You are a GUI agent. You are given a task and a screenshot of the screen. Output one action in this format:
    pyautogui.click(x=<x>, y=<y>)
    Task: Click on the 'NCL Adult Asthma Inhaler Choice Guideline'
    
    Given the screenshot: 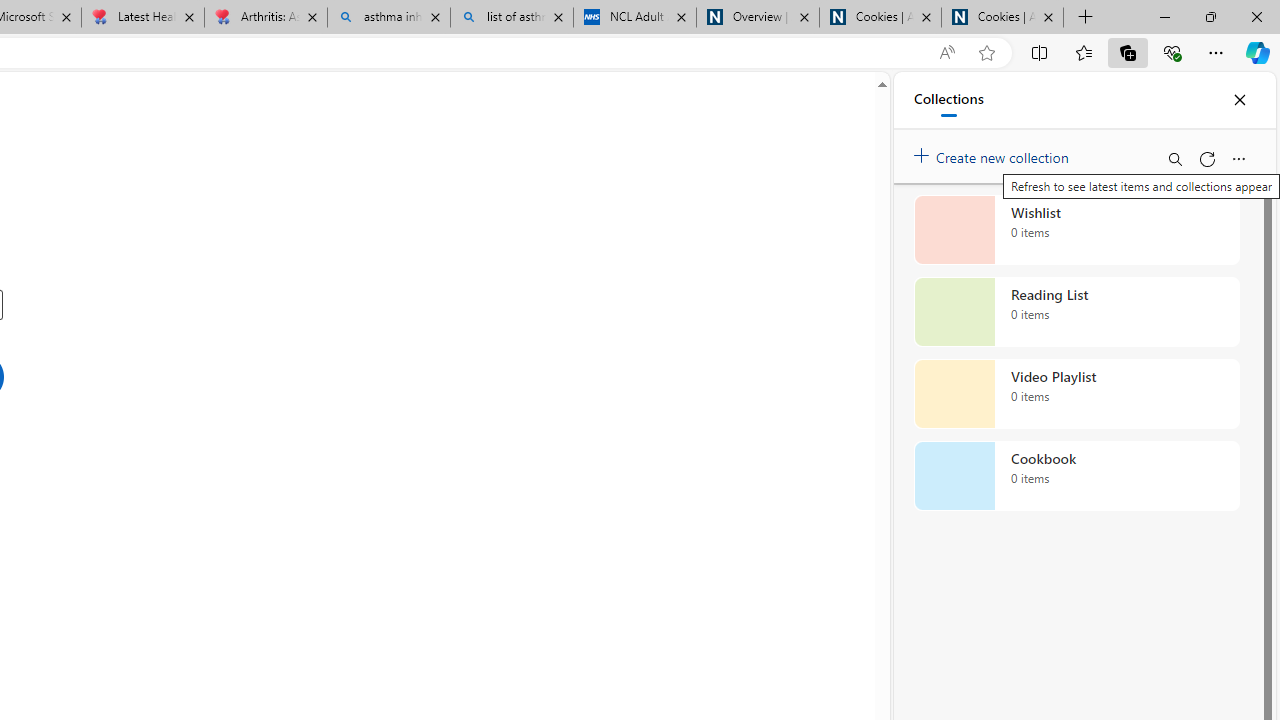 What is the action you would take?
    pyautogui.click(x=633, y=17)
    